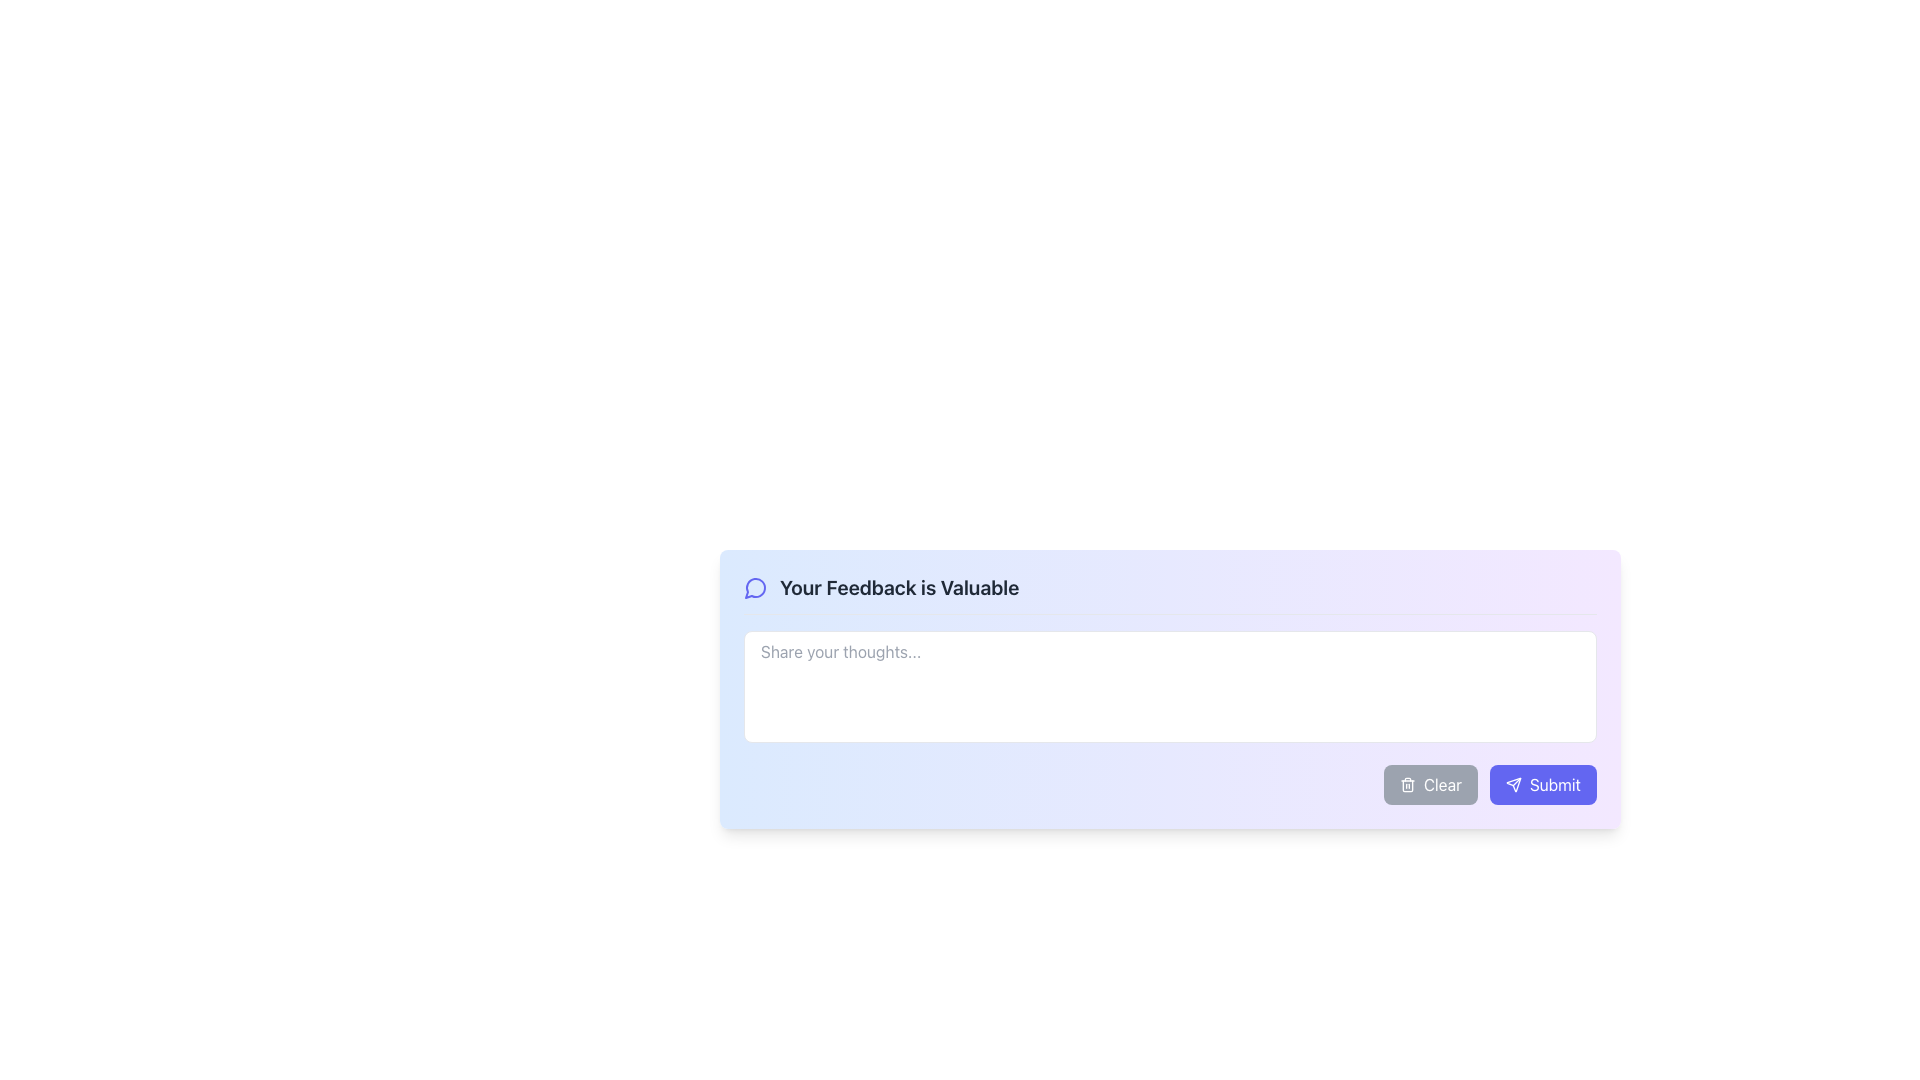  Describe the element at coordinates (1542, 784) in the screenshot. I see `the 'Submit' button with a purple background and white text, located at the bottom-right corner of the interface` at that location.